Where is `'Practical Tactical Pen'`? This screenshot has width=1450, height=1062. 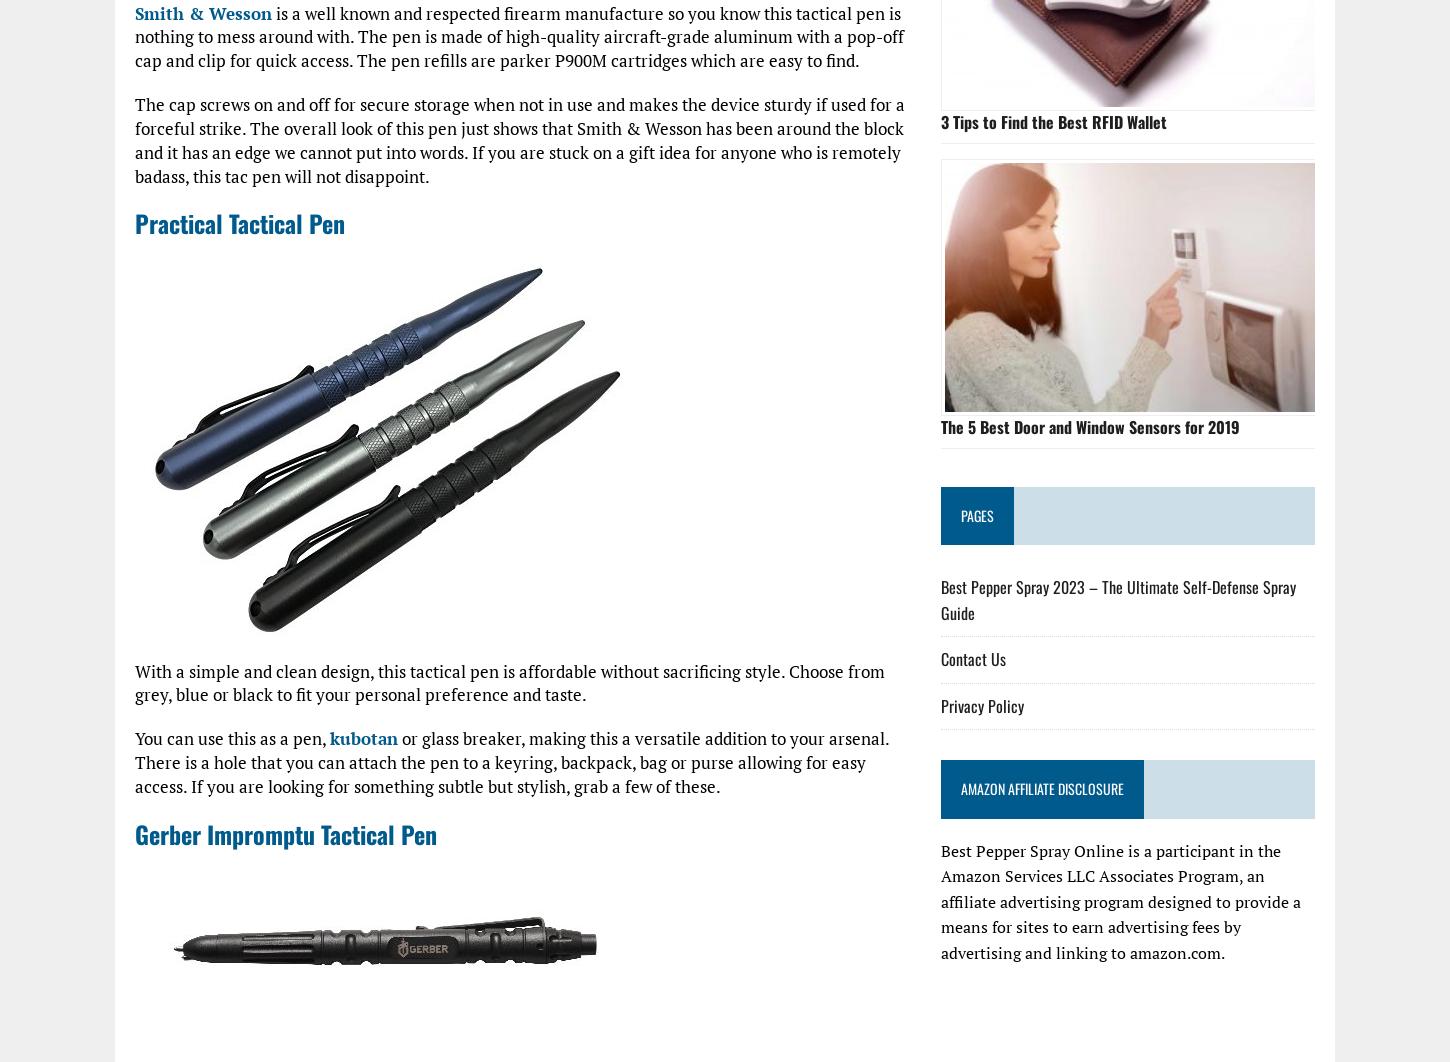
'Practical Tactical Pen' is located at coordinates (238, 223).